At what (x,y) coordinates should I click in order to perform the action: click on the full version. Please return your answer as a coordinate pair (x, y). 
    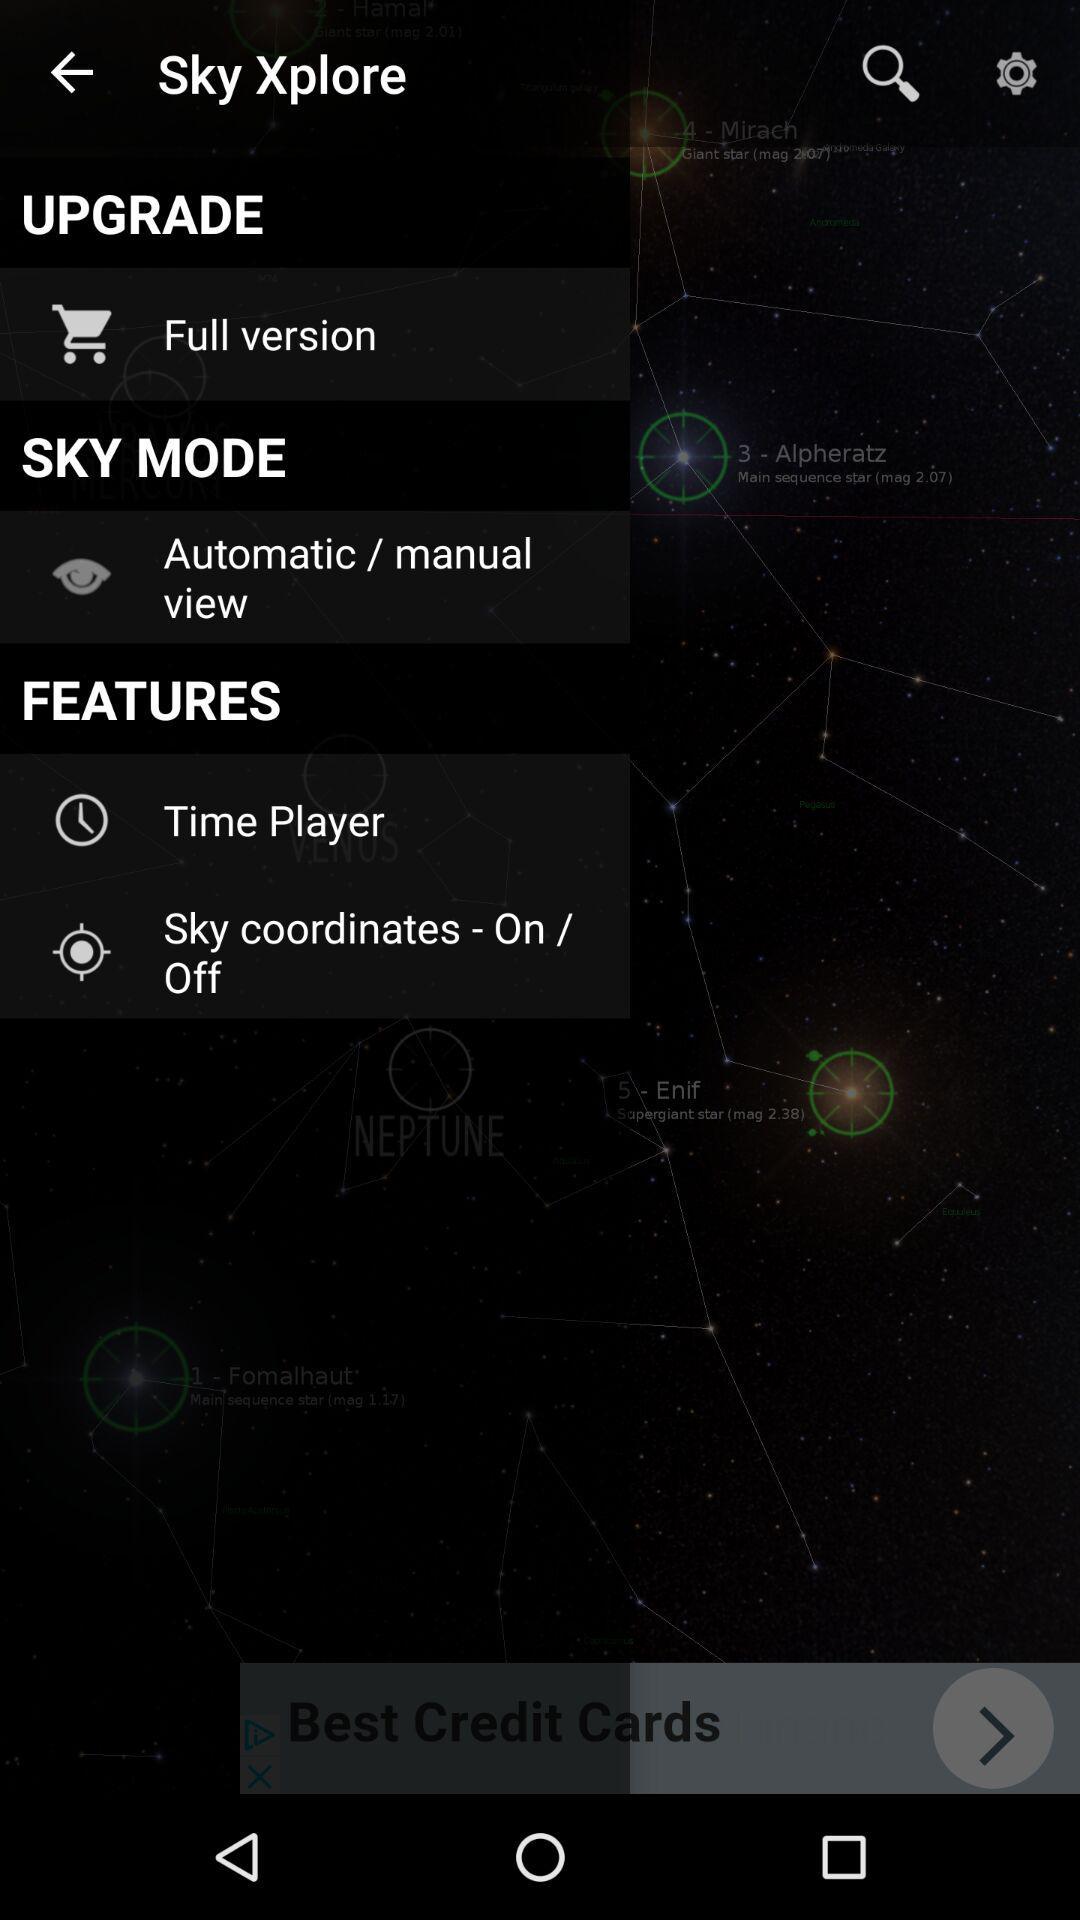
    Looking at the image, I should click on (383, 334).